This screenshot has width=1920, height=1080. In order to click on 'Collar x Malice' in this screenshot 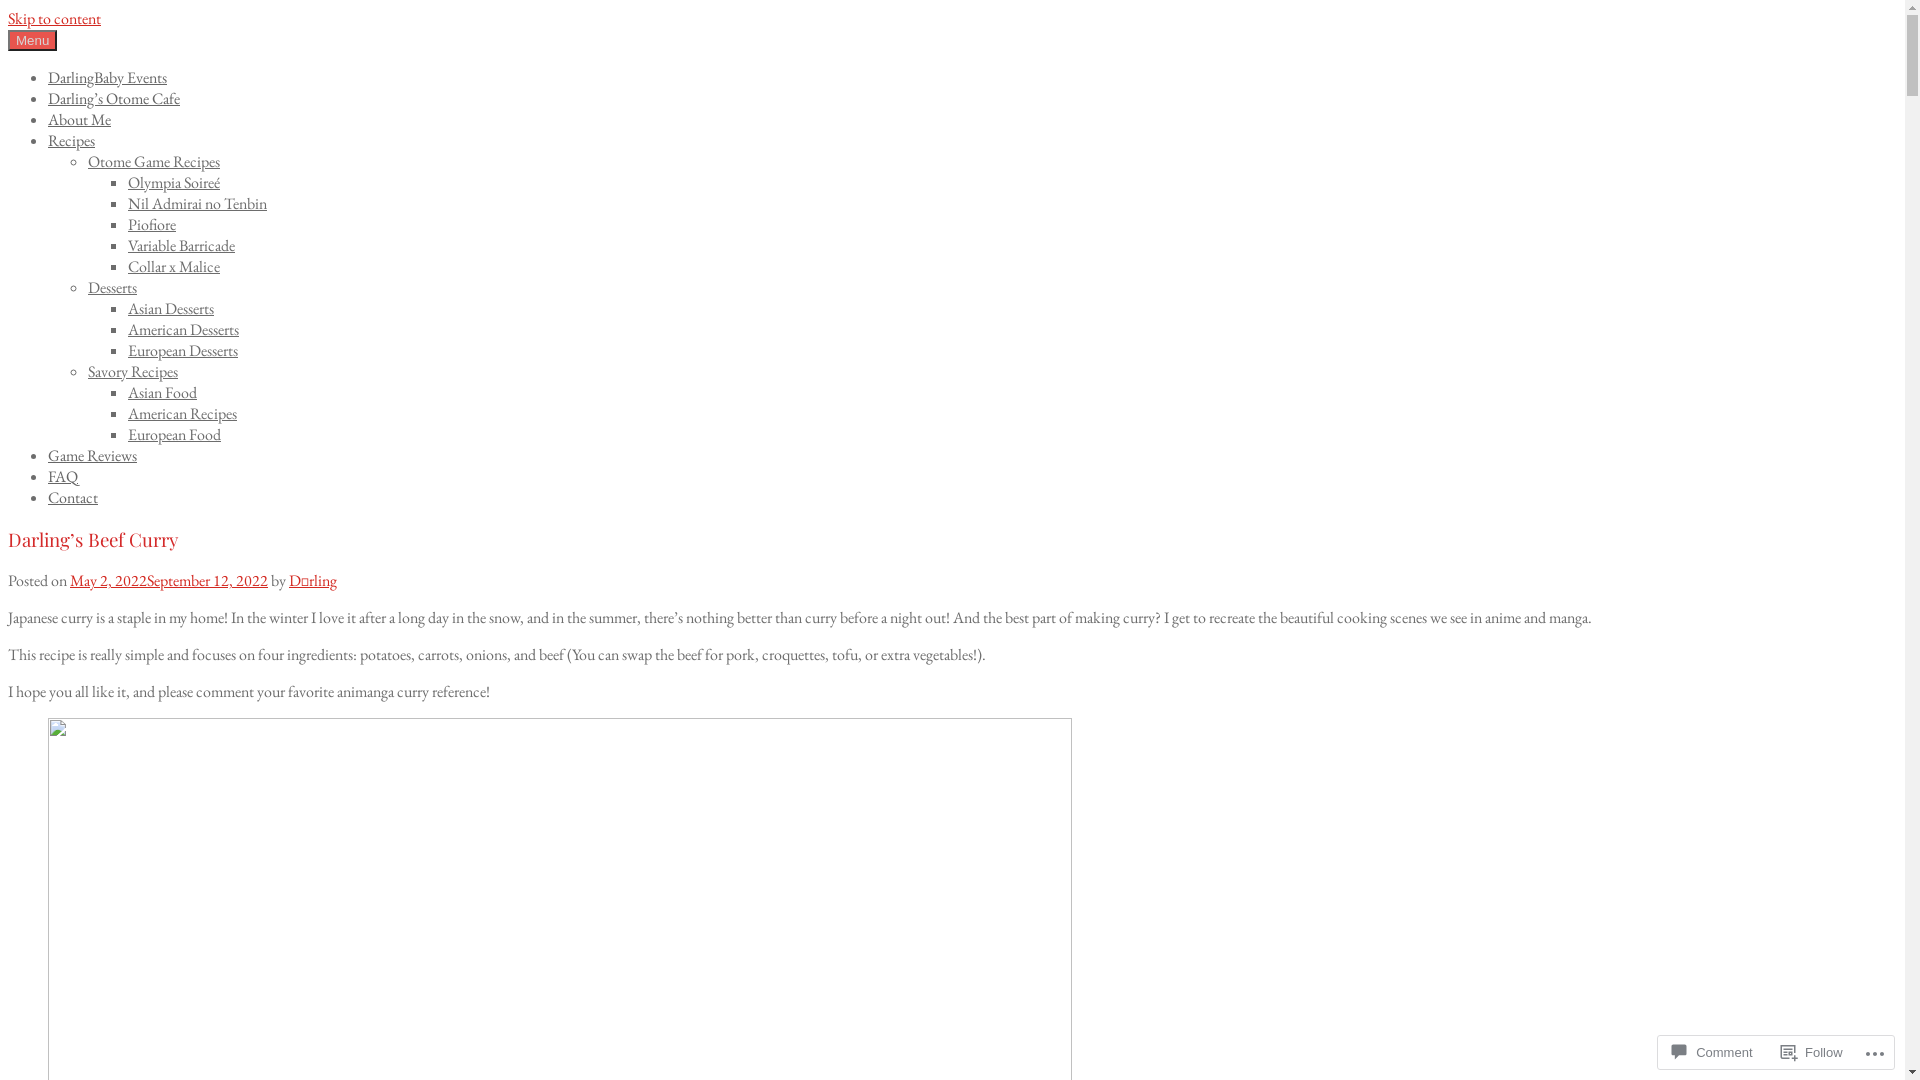, I will do `click(173, 265)`.